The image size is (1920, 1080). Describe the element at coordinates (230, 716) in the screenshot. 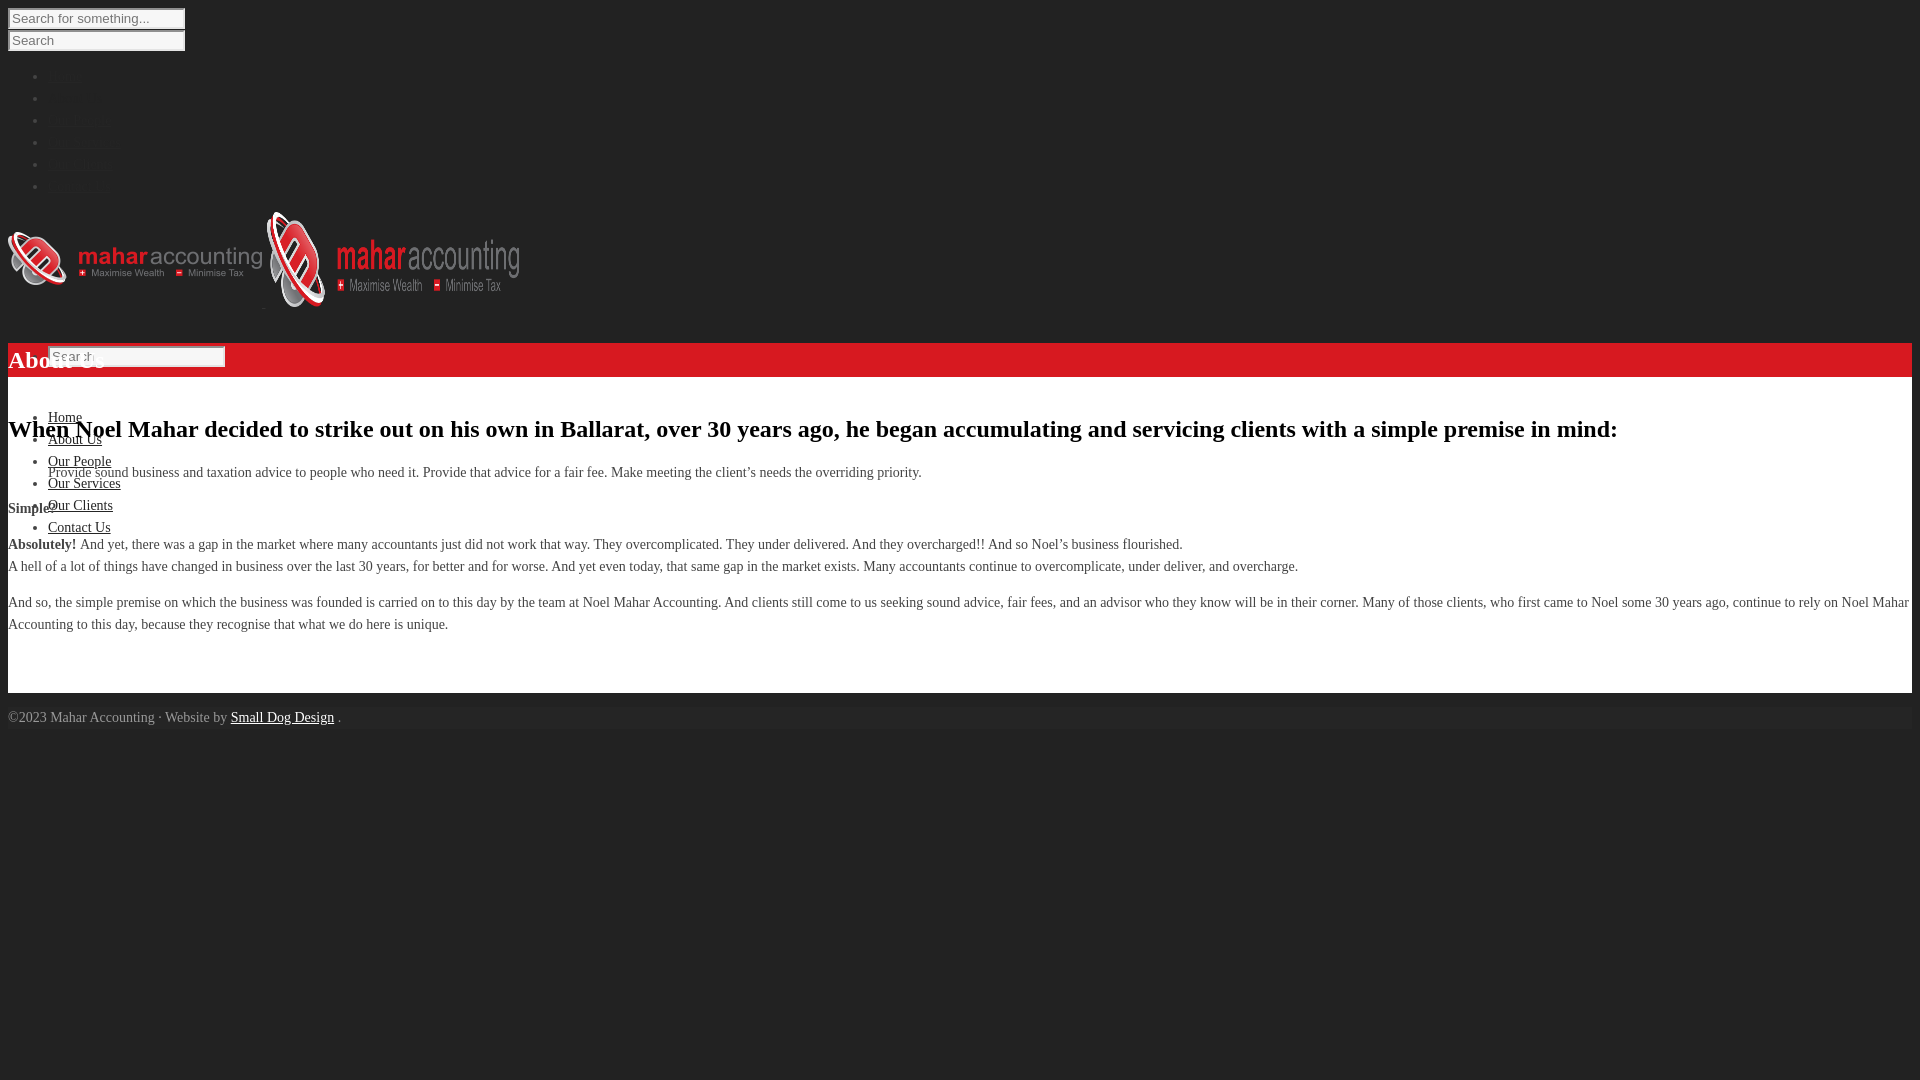

I see `'Small Dog Design'` at that location.